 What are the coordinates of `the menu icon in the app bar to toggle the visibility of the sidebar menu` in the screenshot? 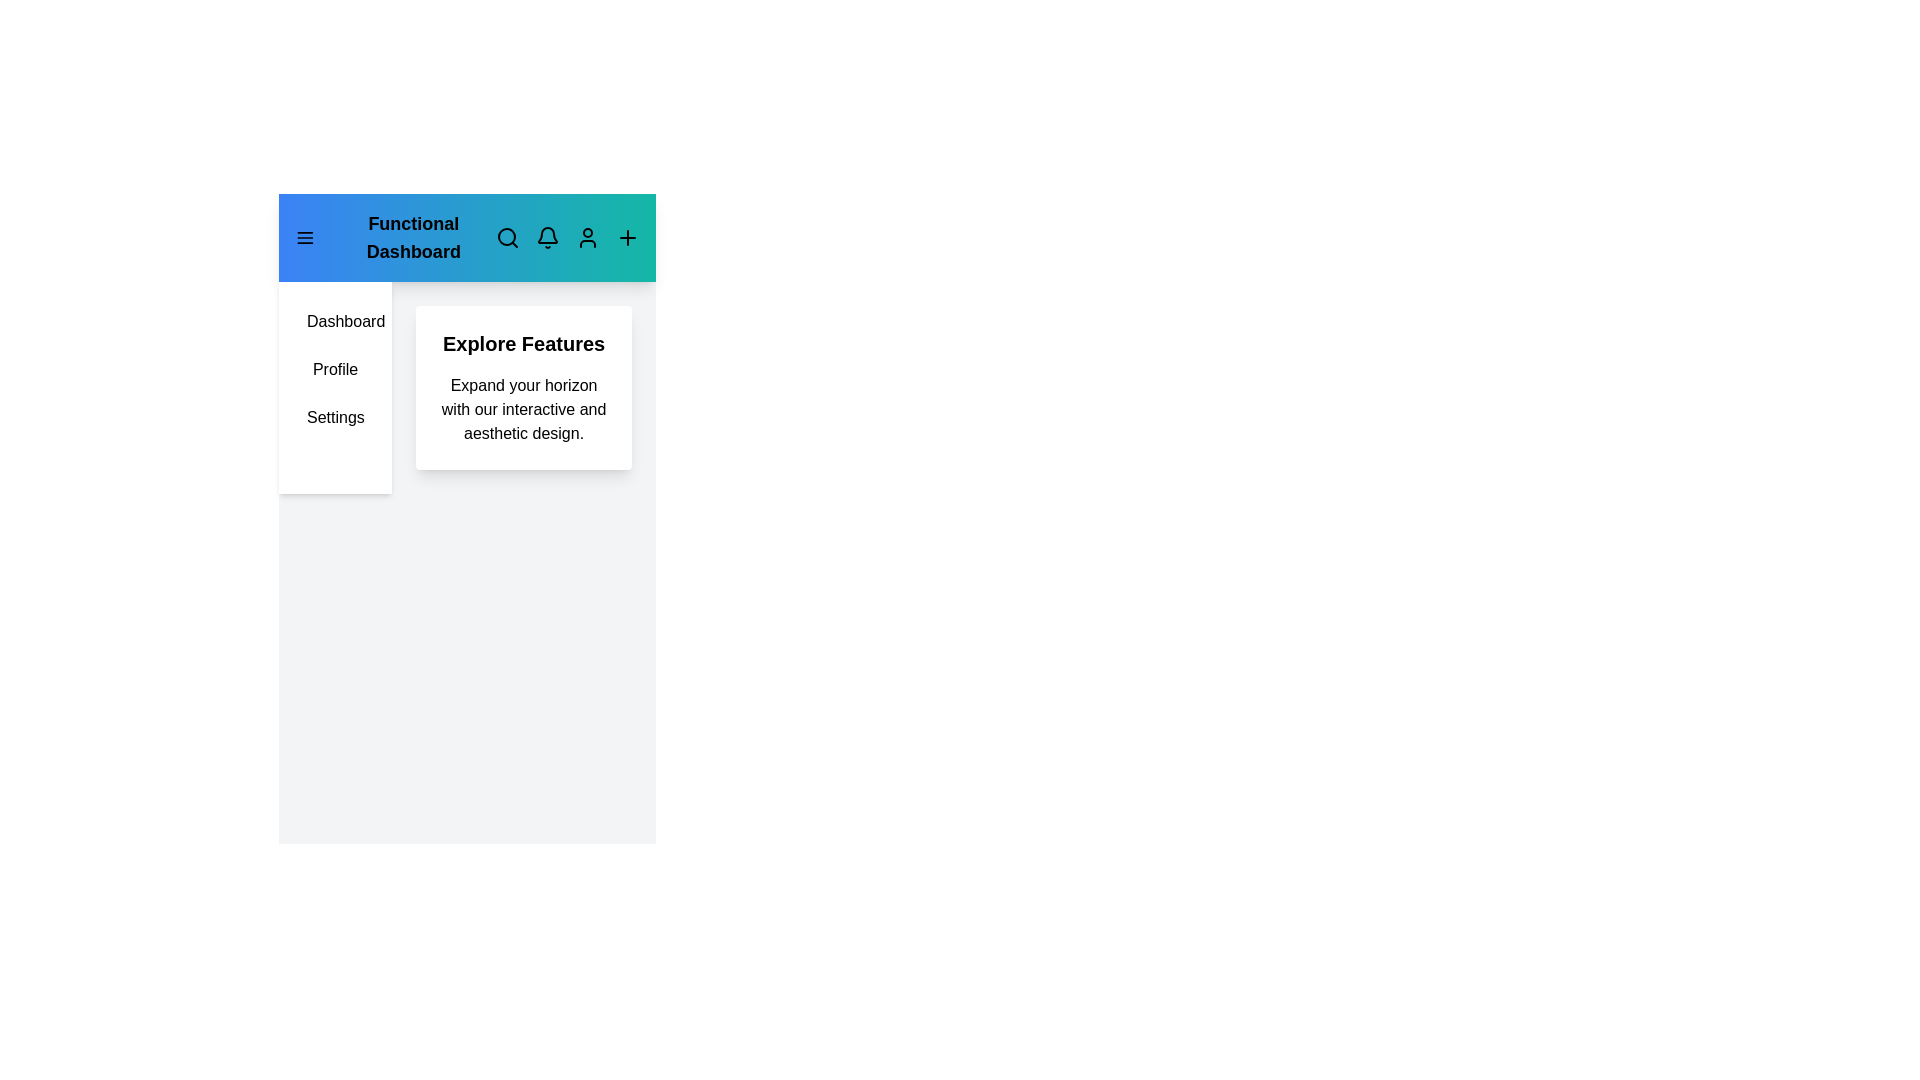 It's located at (304, 237).